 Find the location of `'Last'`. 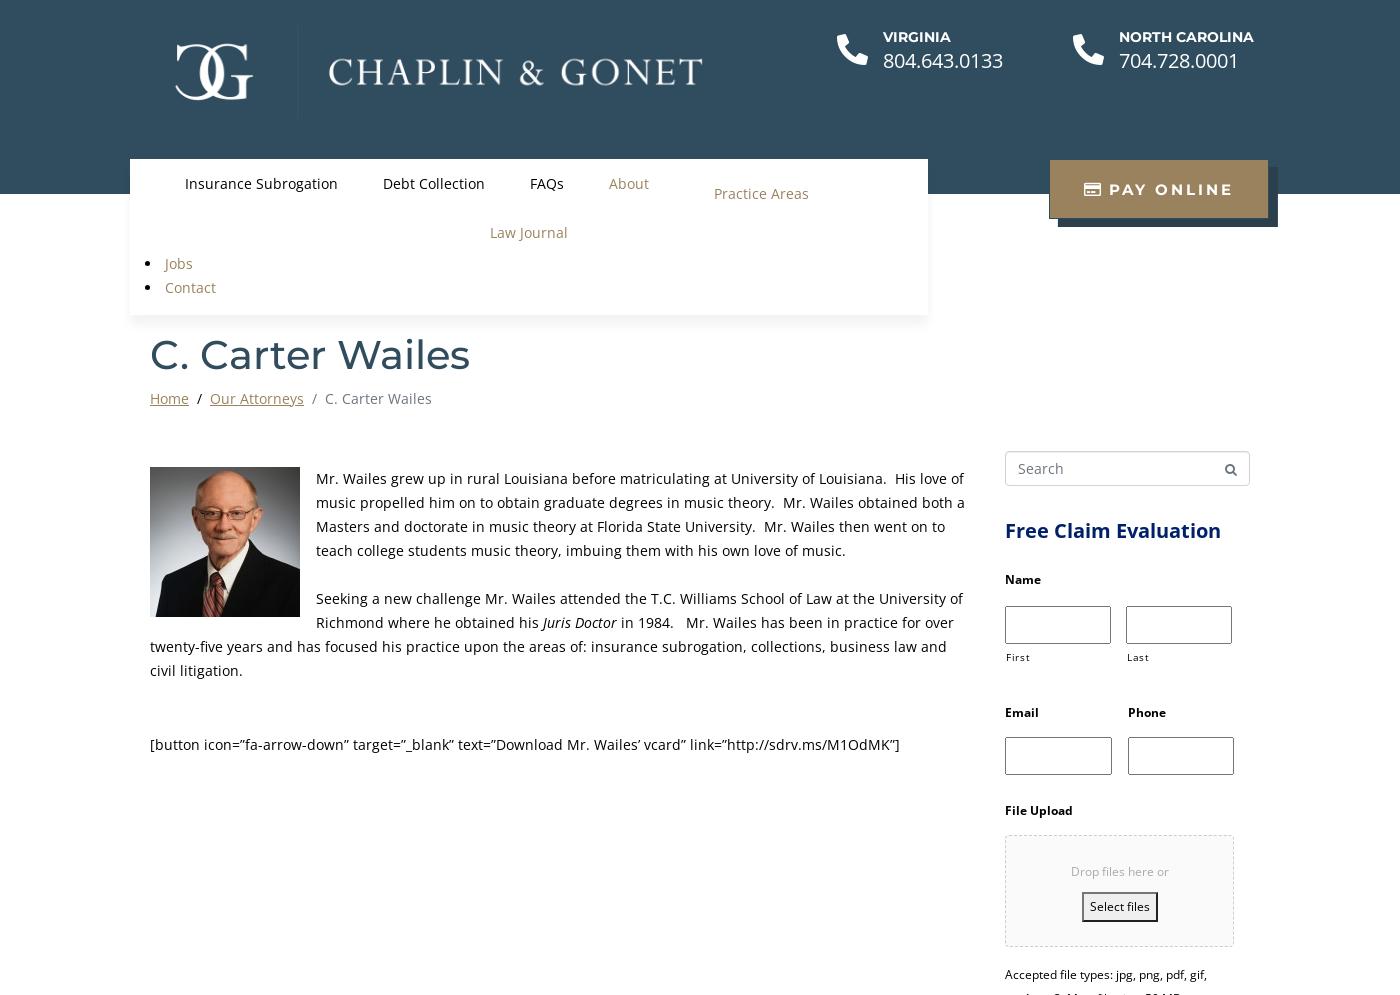

'Last' is located at coordinates (1138, 655).